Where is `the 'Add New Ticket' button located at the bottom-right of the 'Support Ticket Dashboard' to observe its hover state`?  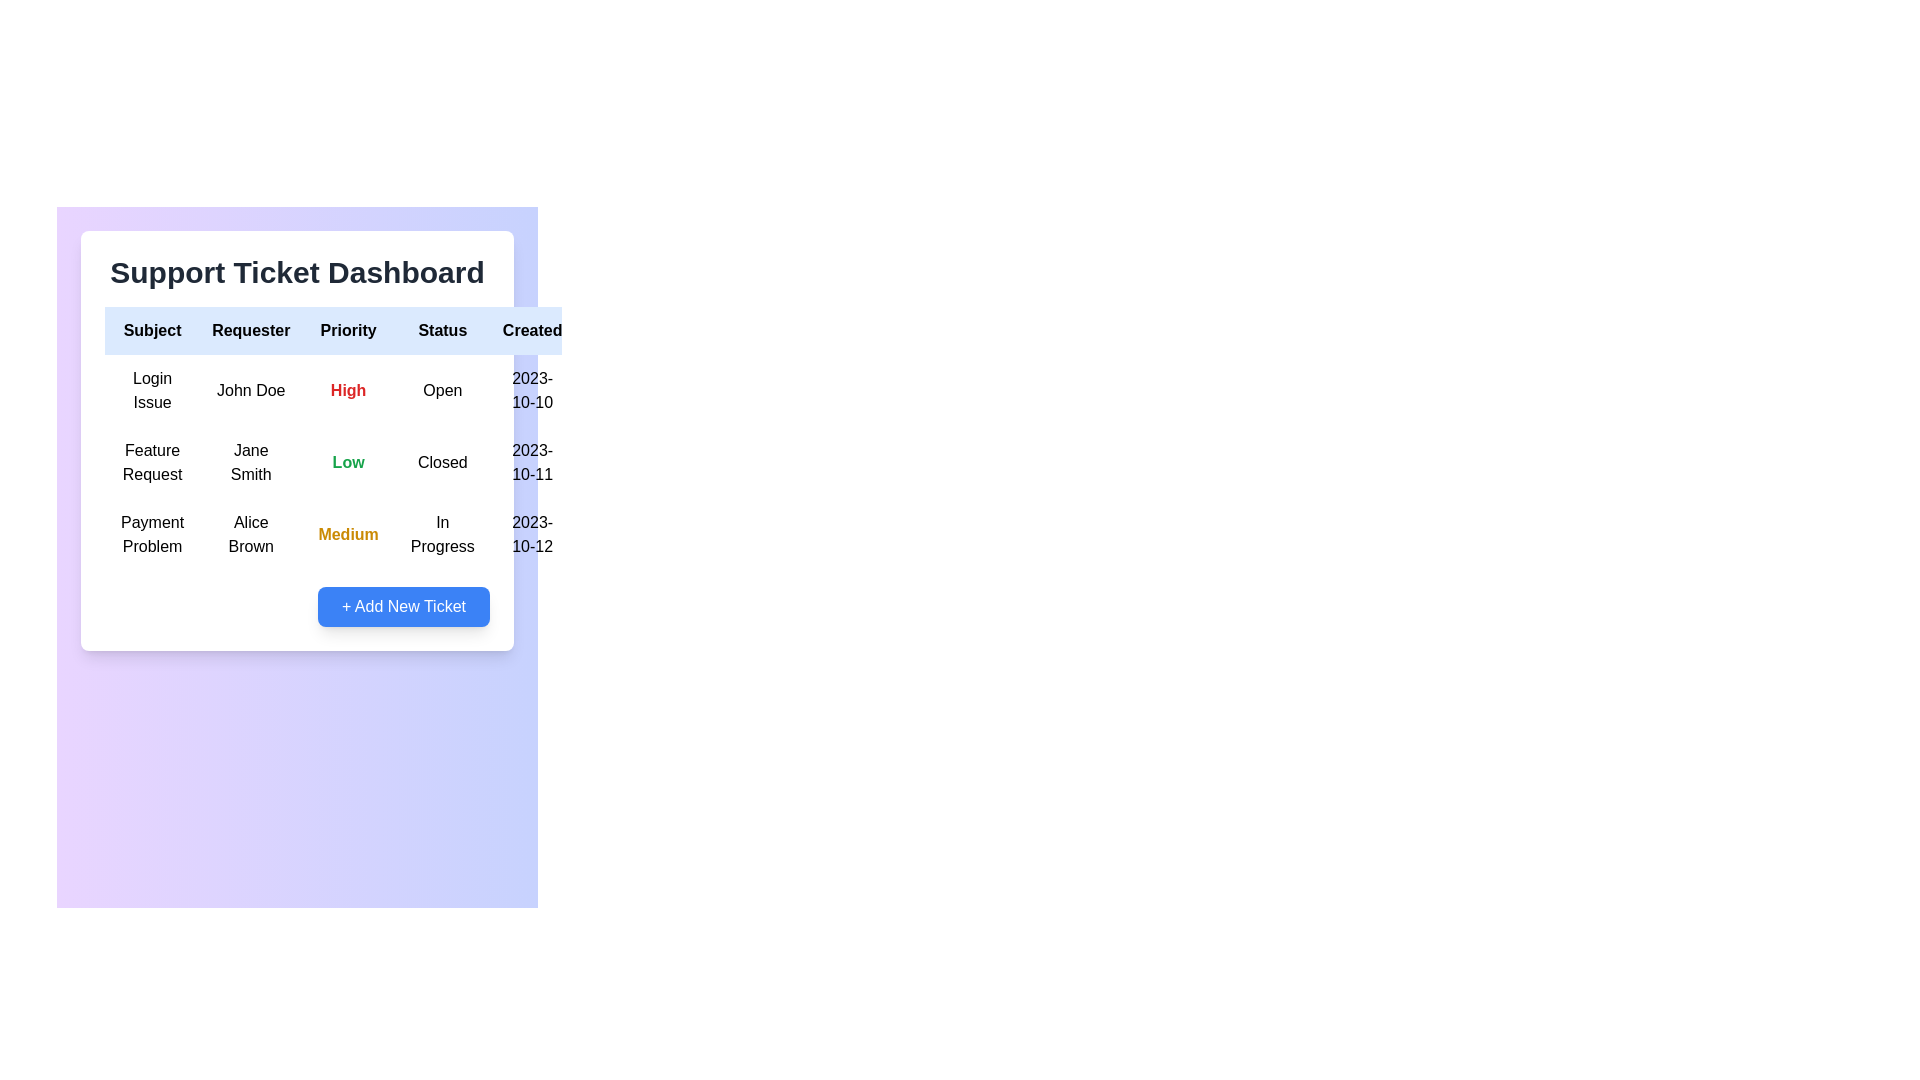 the 'Add New Ticket' button located at the bottom-right of the 'Support Ticket Dashboard' to observe its hover state is located at coordinates (402, 605).